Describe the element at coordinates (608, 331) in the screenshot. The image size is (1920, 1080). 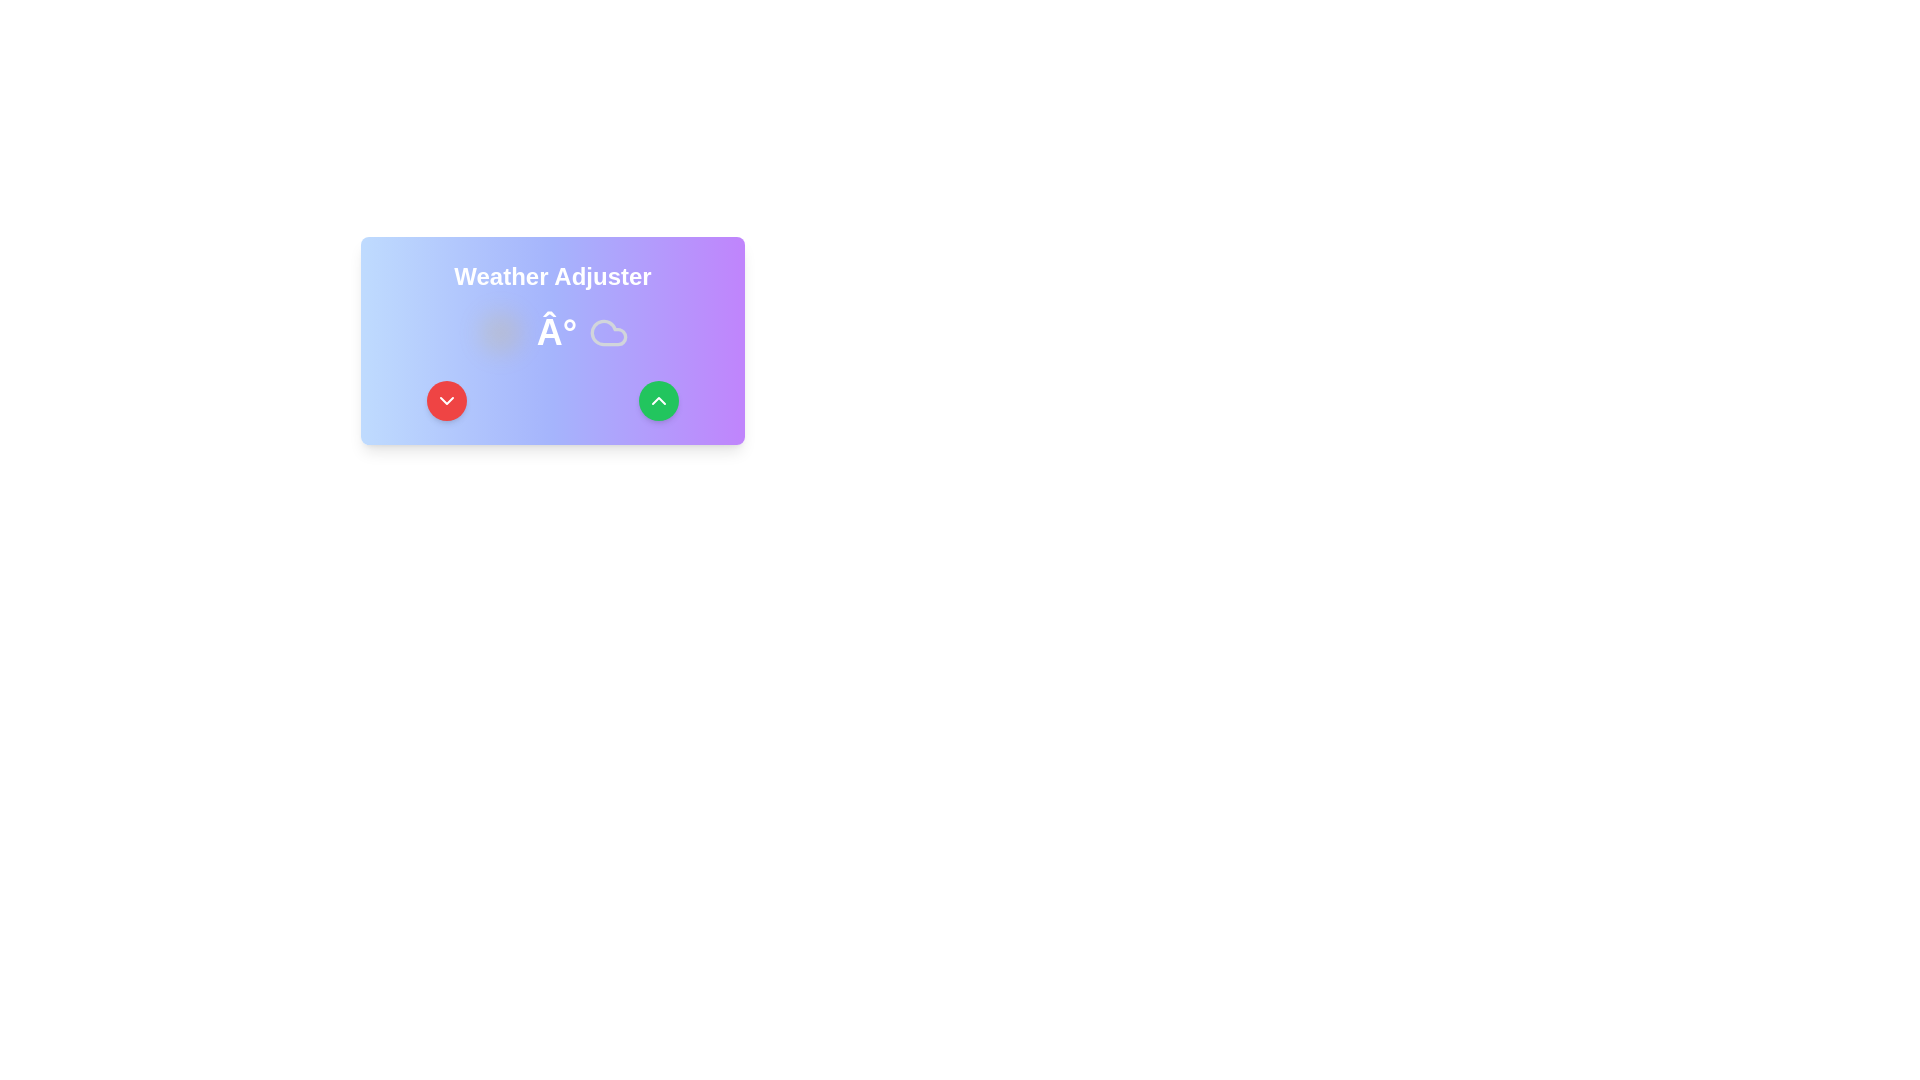
I see `the light gray cloud-shaped icon with a smooth design, positioned next to the character 'Â°' and to the left of the green upward arrow button in the weather display` at that location.